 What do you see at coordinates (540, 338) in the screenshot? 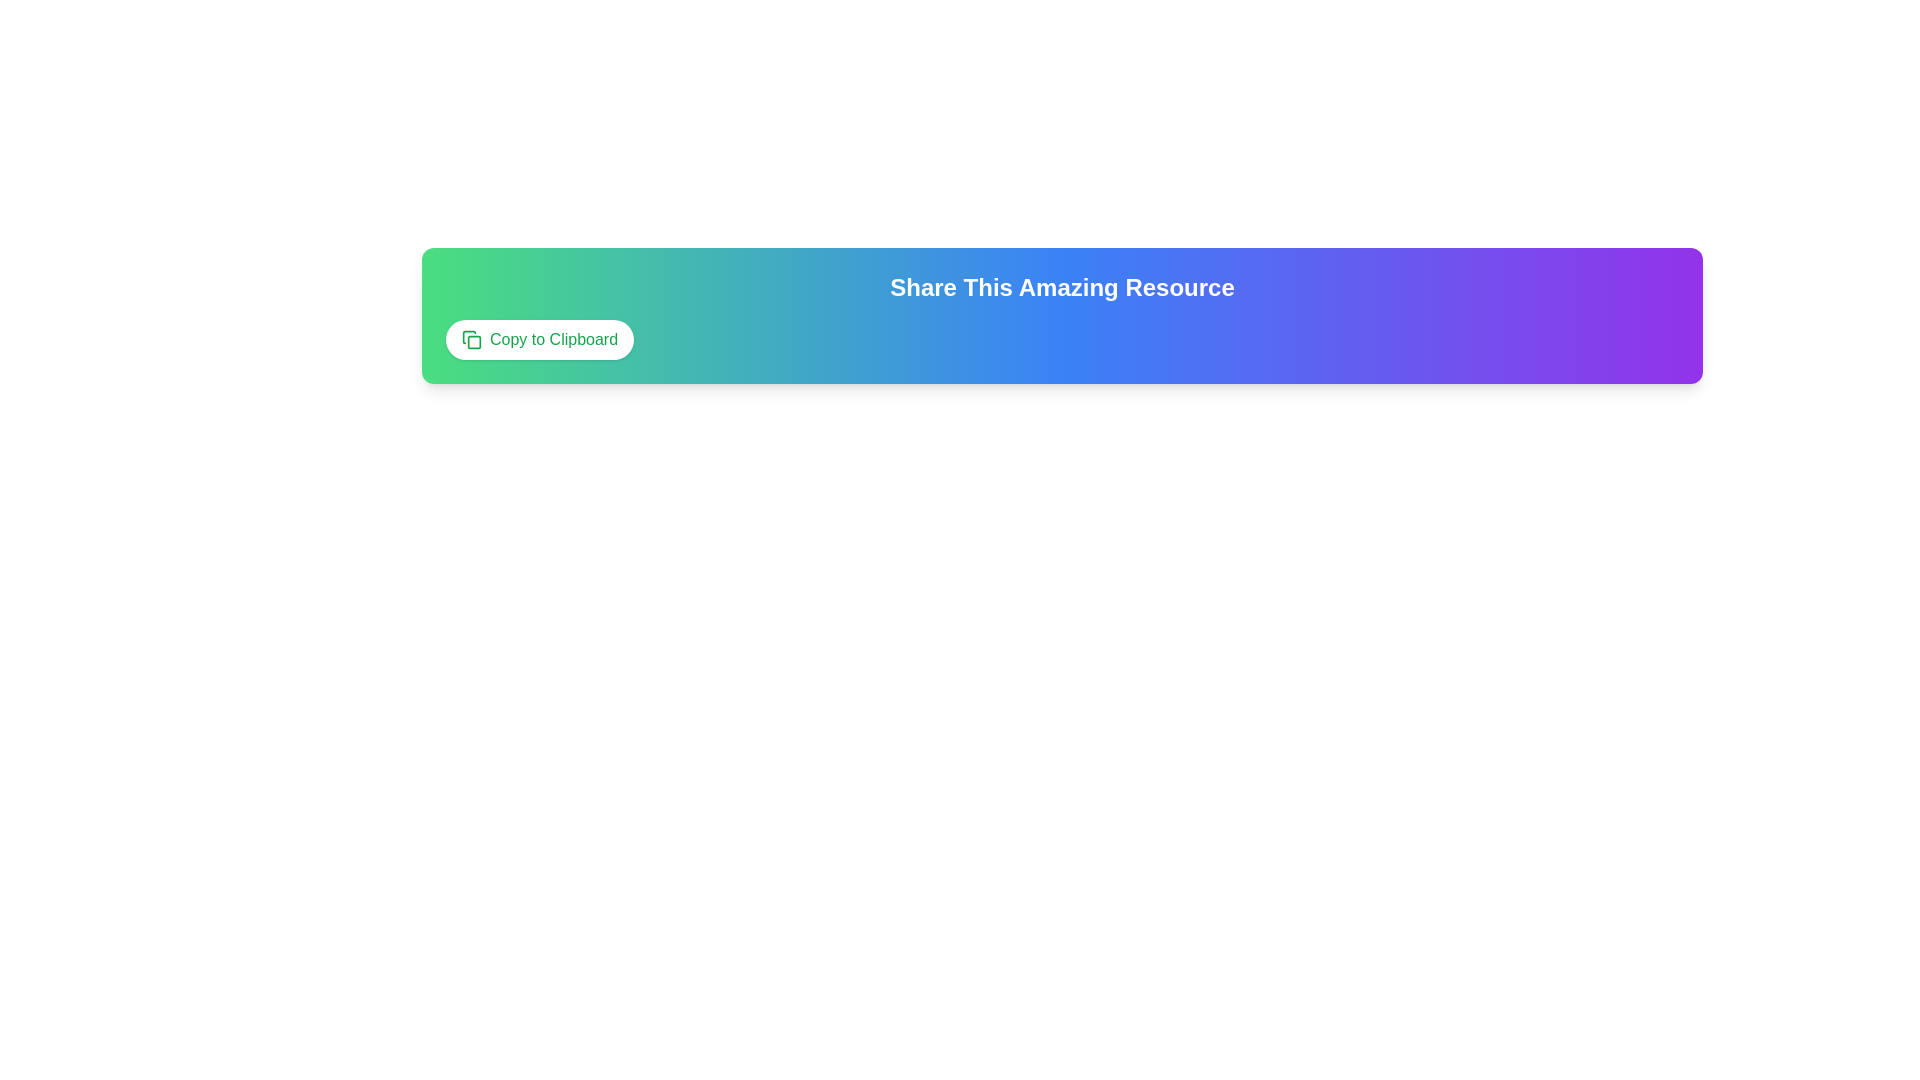
I see `the 'Copy to Clipboard' button, which has a white background, rounded edges, and green text, to observe its hover effects` at bounding box center [540, 338].